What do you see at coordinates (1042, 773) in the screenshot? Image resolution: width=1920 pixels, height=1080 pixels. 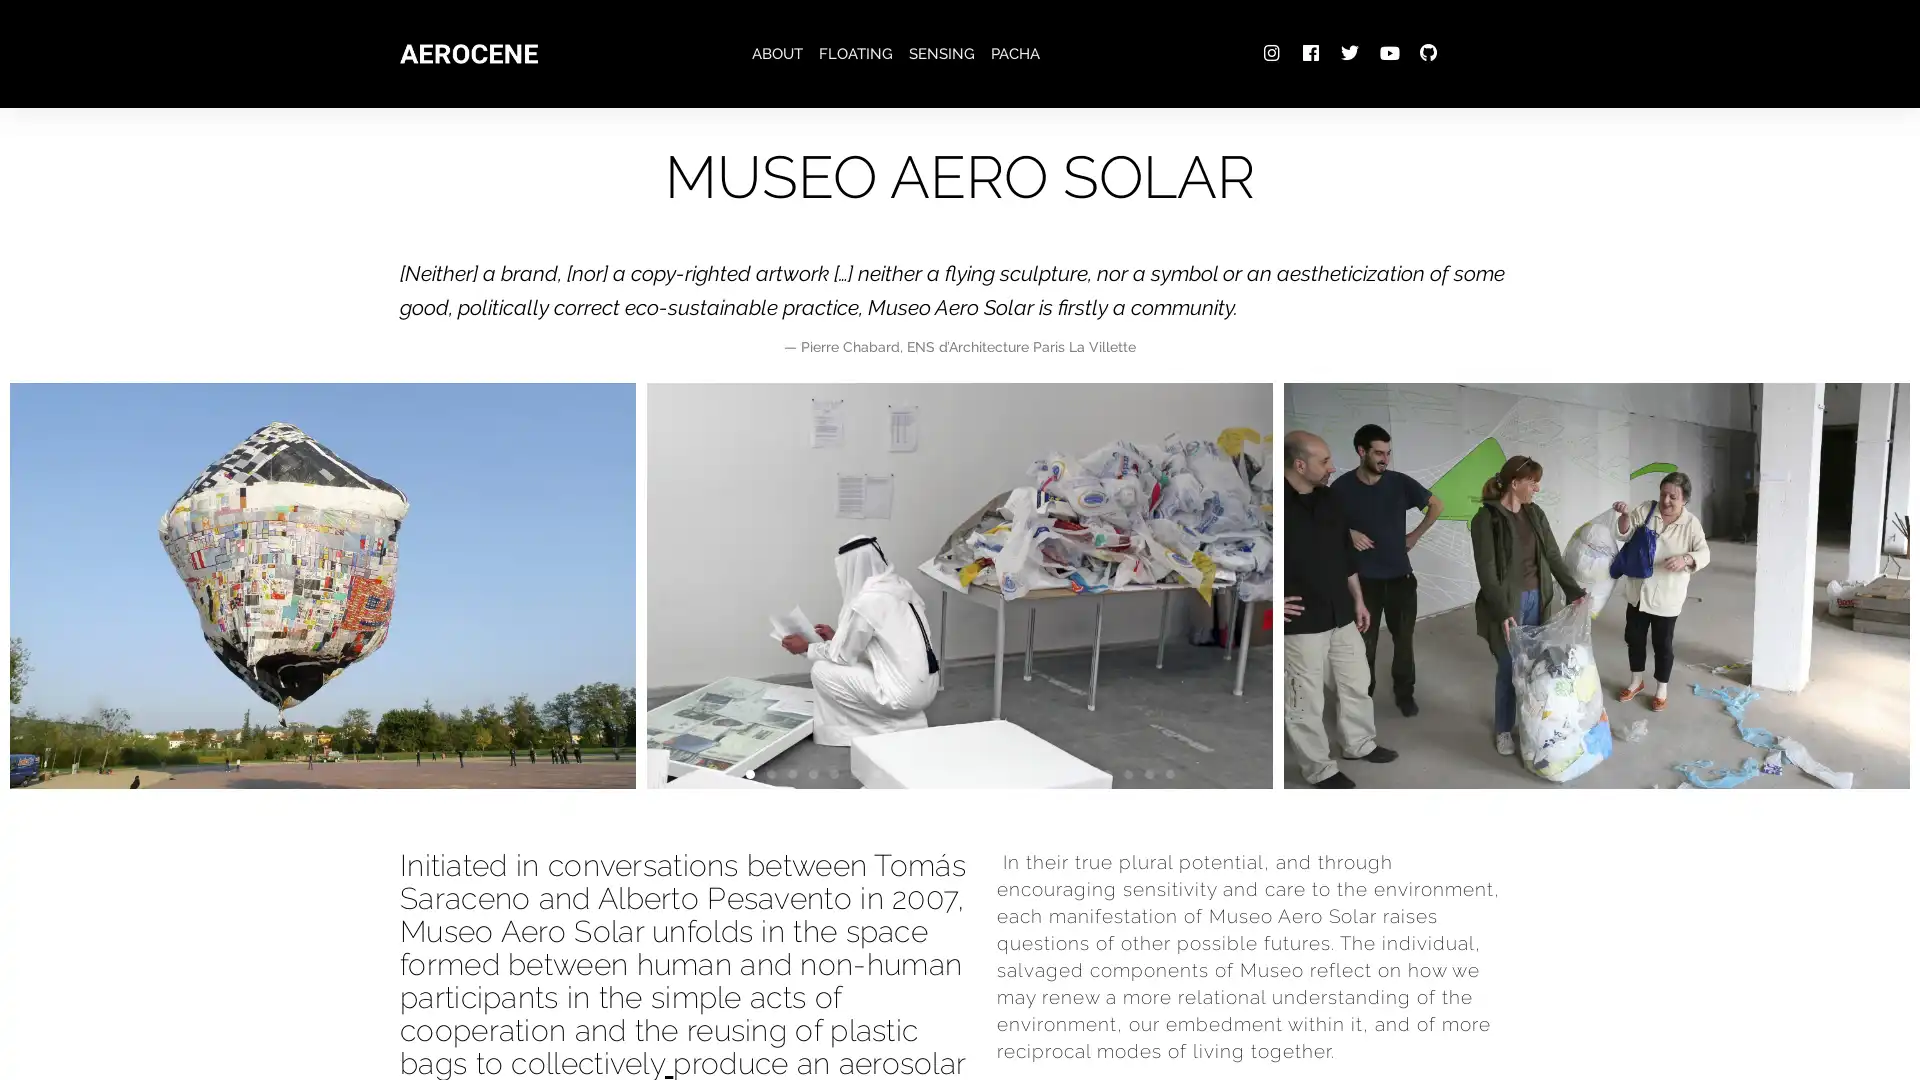 I see `Go to slide 15` at bounding box center [1042, 773].